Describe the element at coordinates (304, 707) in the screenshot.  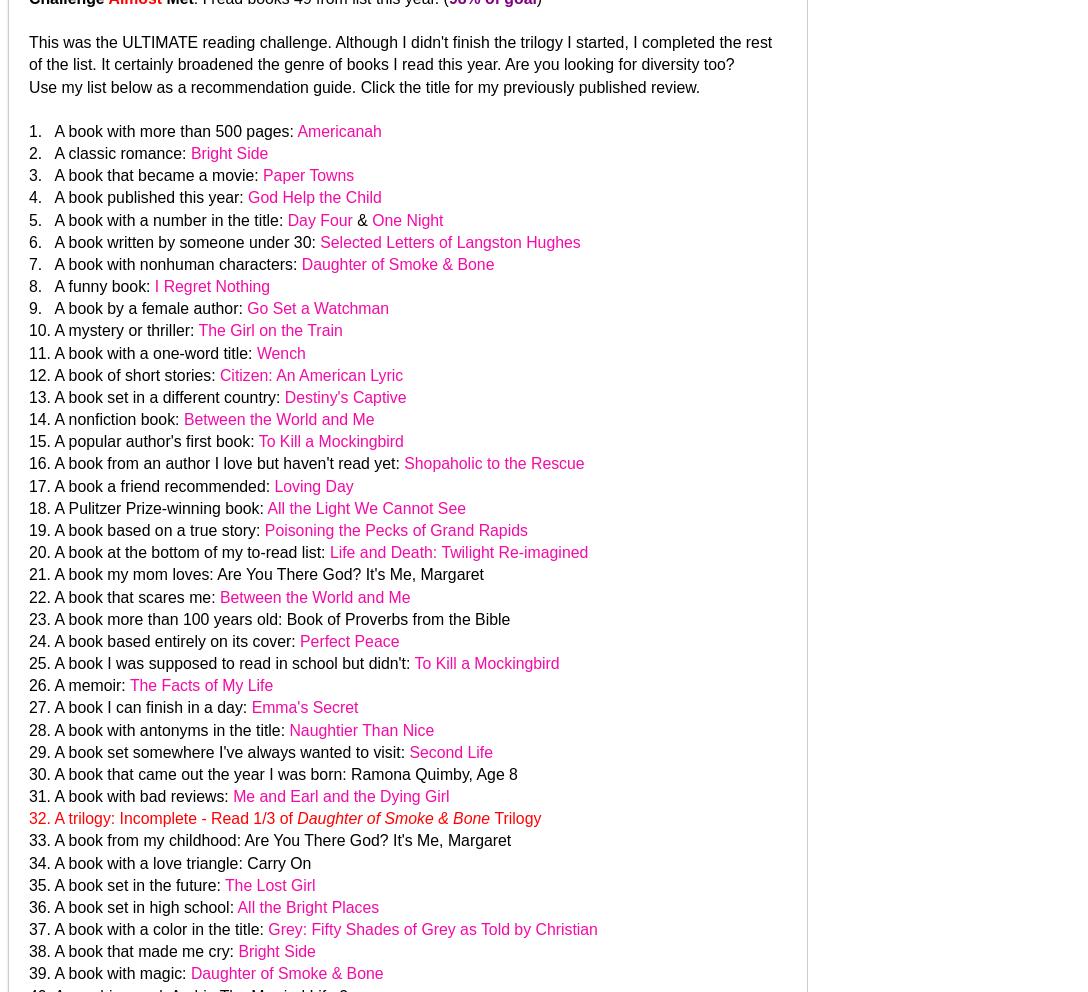
I see `'Emma's Secret'` at that location.